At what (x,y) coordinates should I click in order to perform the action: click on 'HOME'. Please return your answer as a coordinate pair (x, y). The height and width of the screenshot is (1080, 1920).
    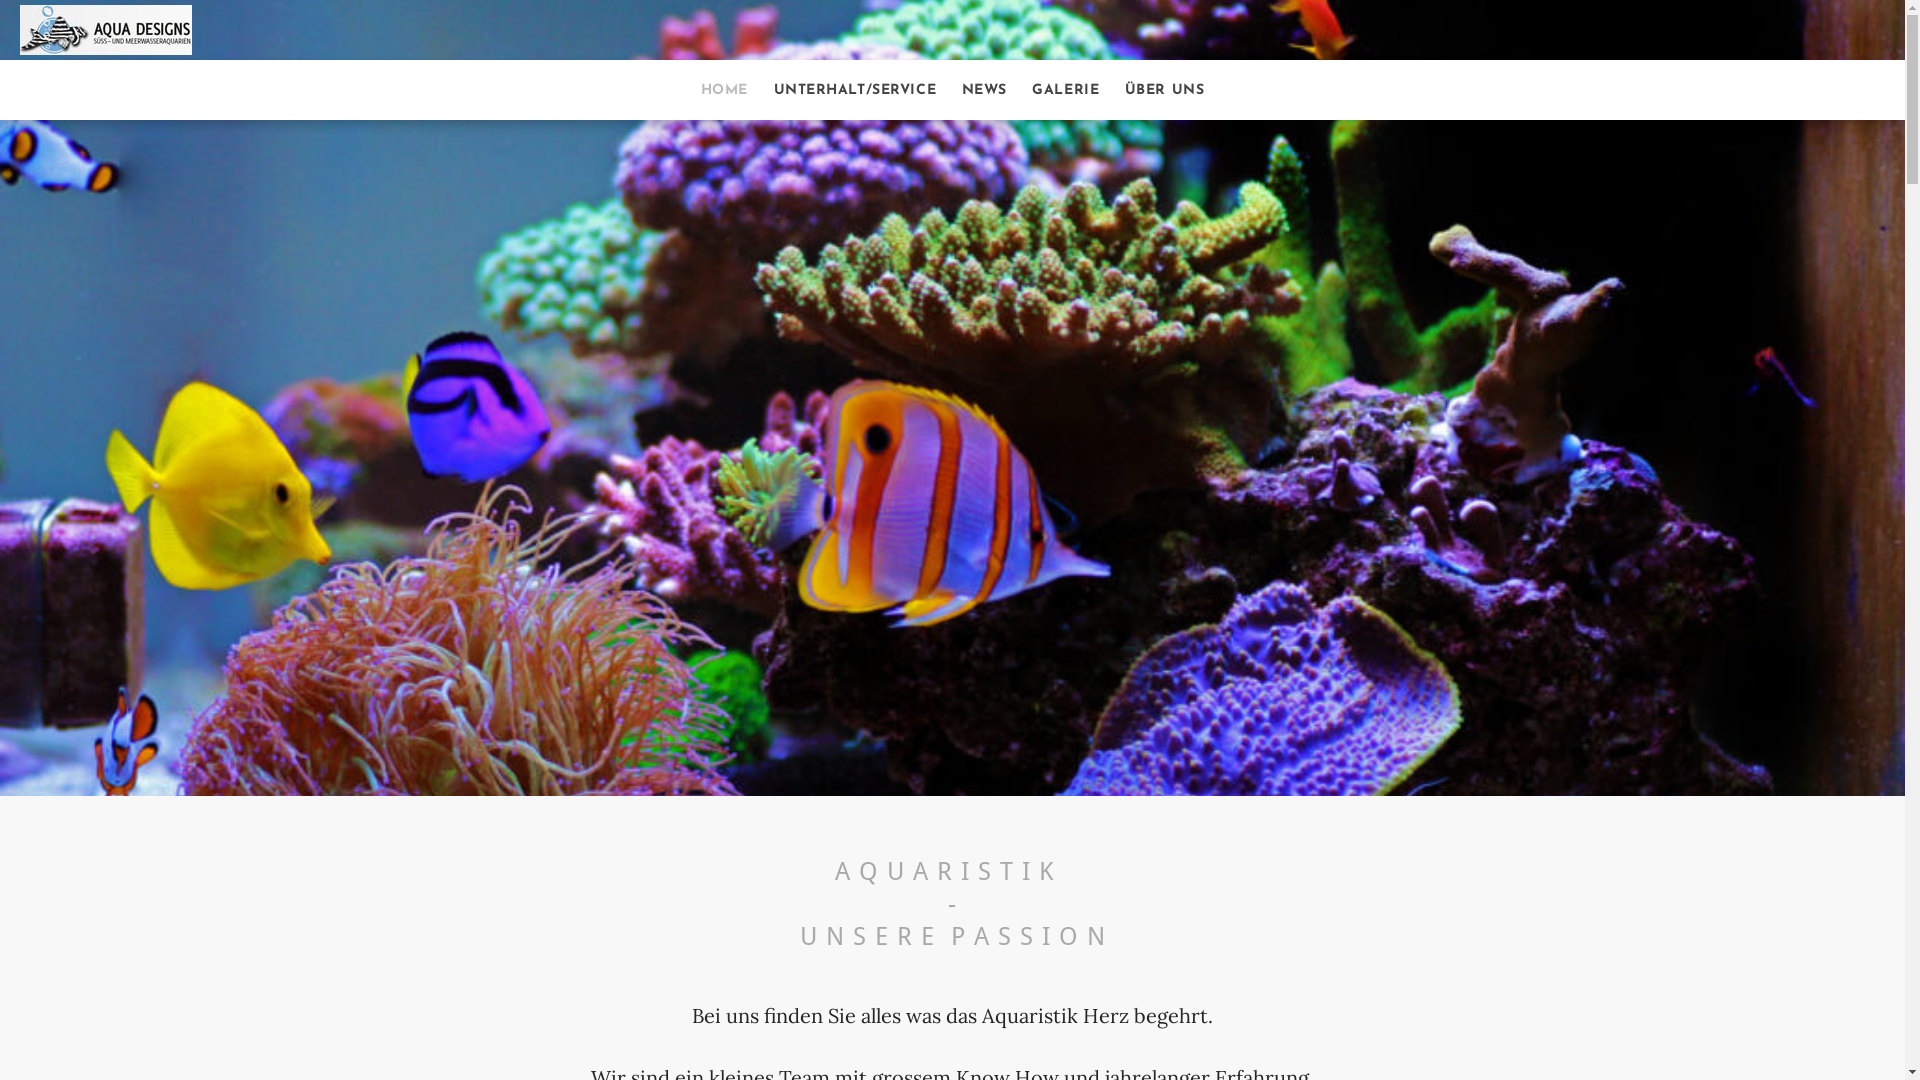
    Looking at the image, I should click on (723, 90).